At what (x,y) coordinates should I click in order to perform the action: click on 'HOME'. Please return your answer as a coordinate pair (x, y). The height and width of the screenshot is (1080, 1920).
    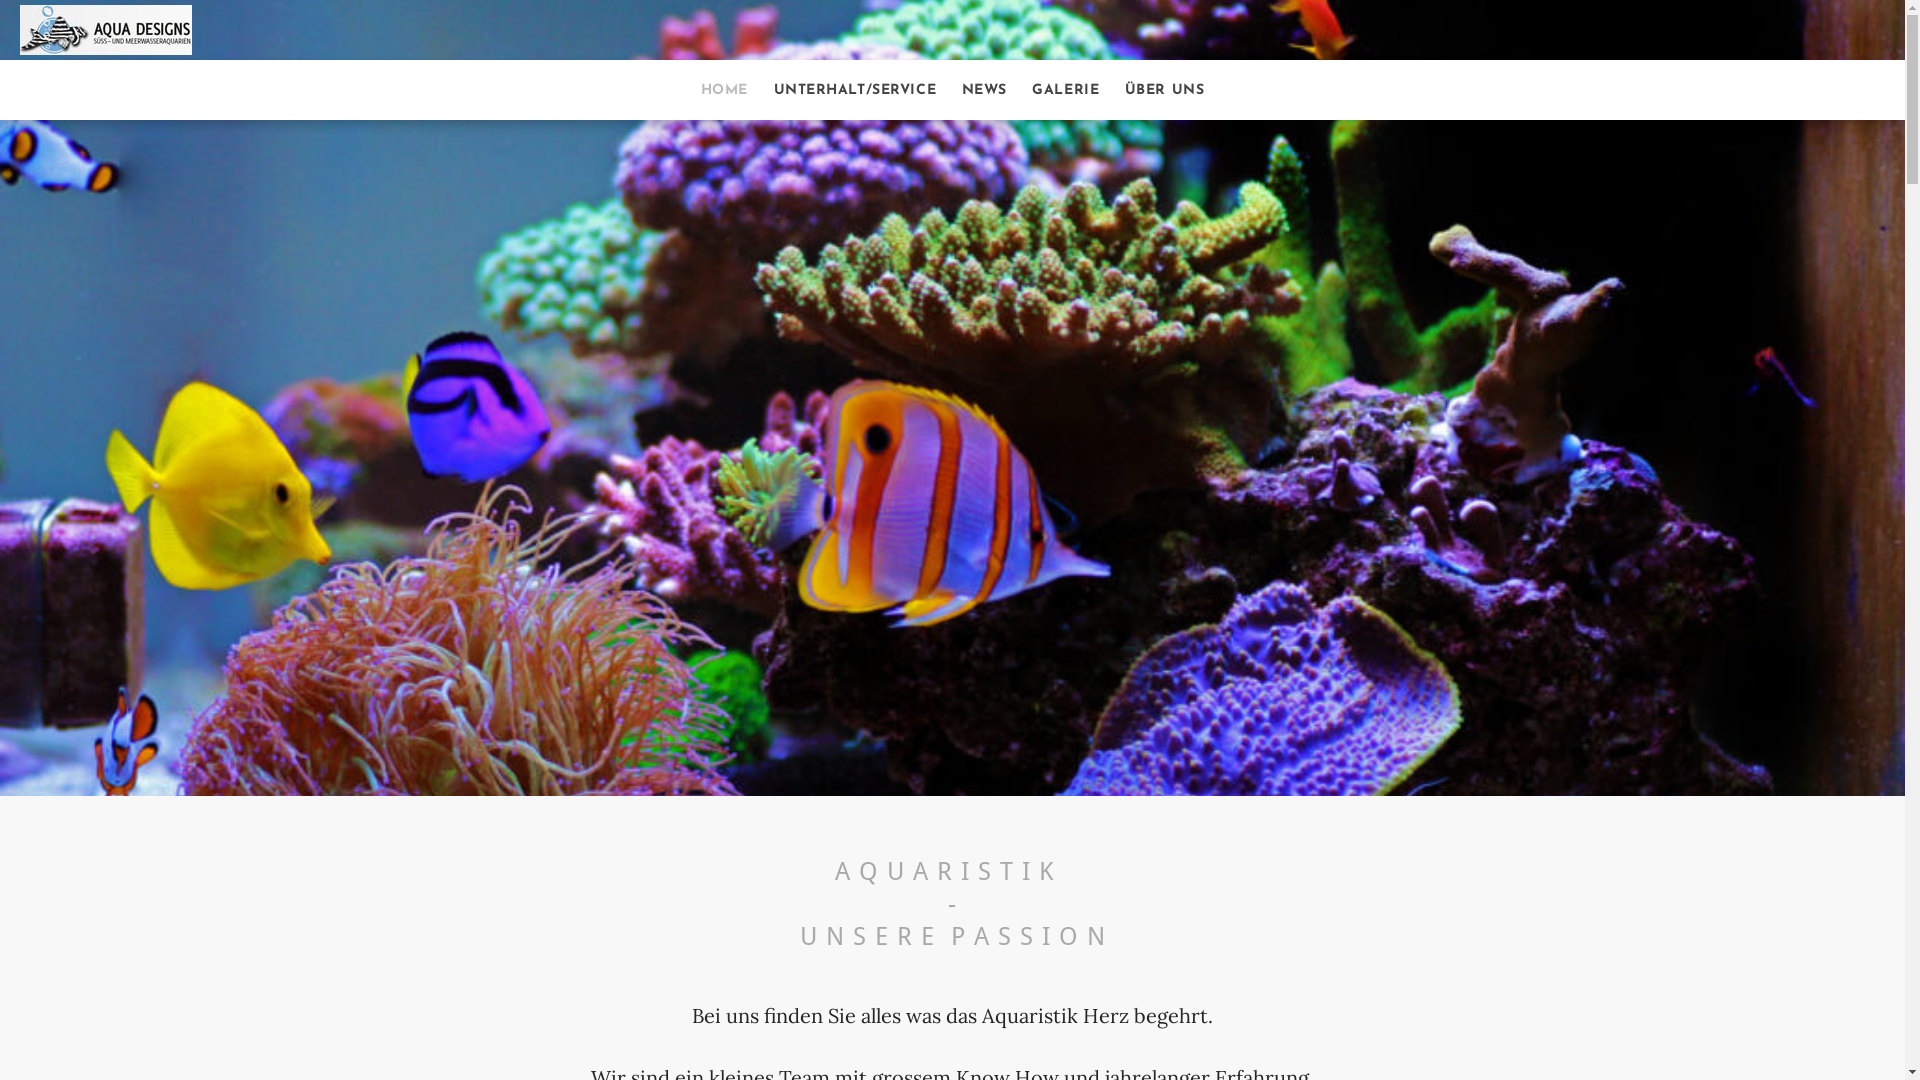
    Looking at the image, I should click on (723, 90).